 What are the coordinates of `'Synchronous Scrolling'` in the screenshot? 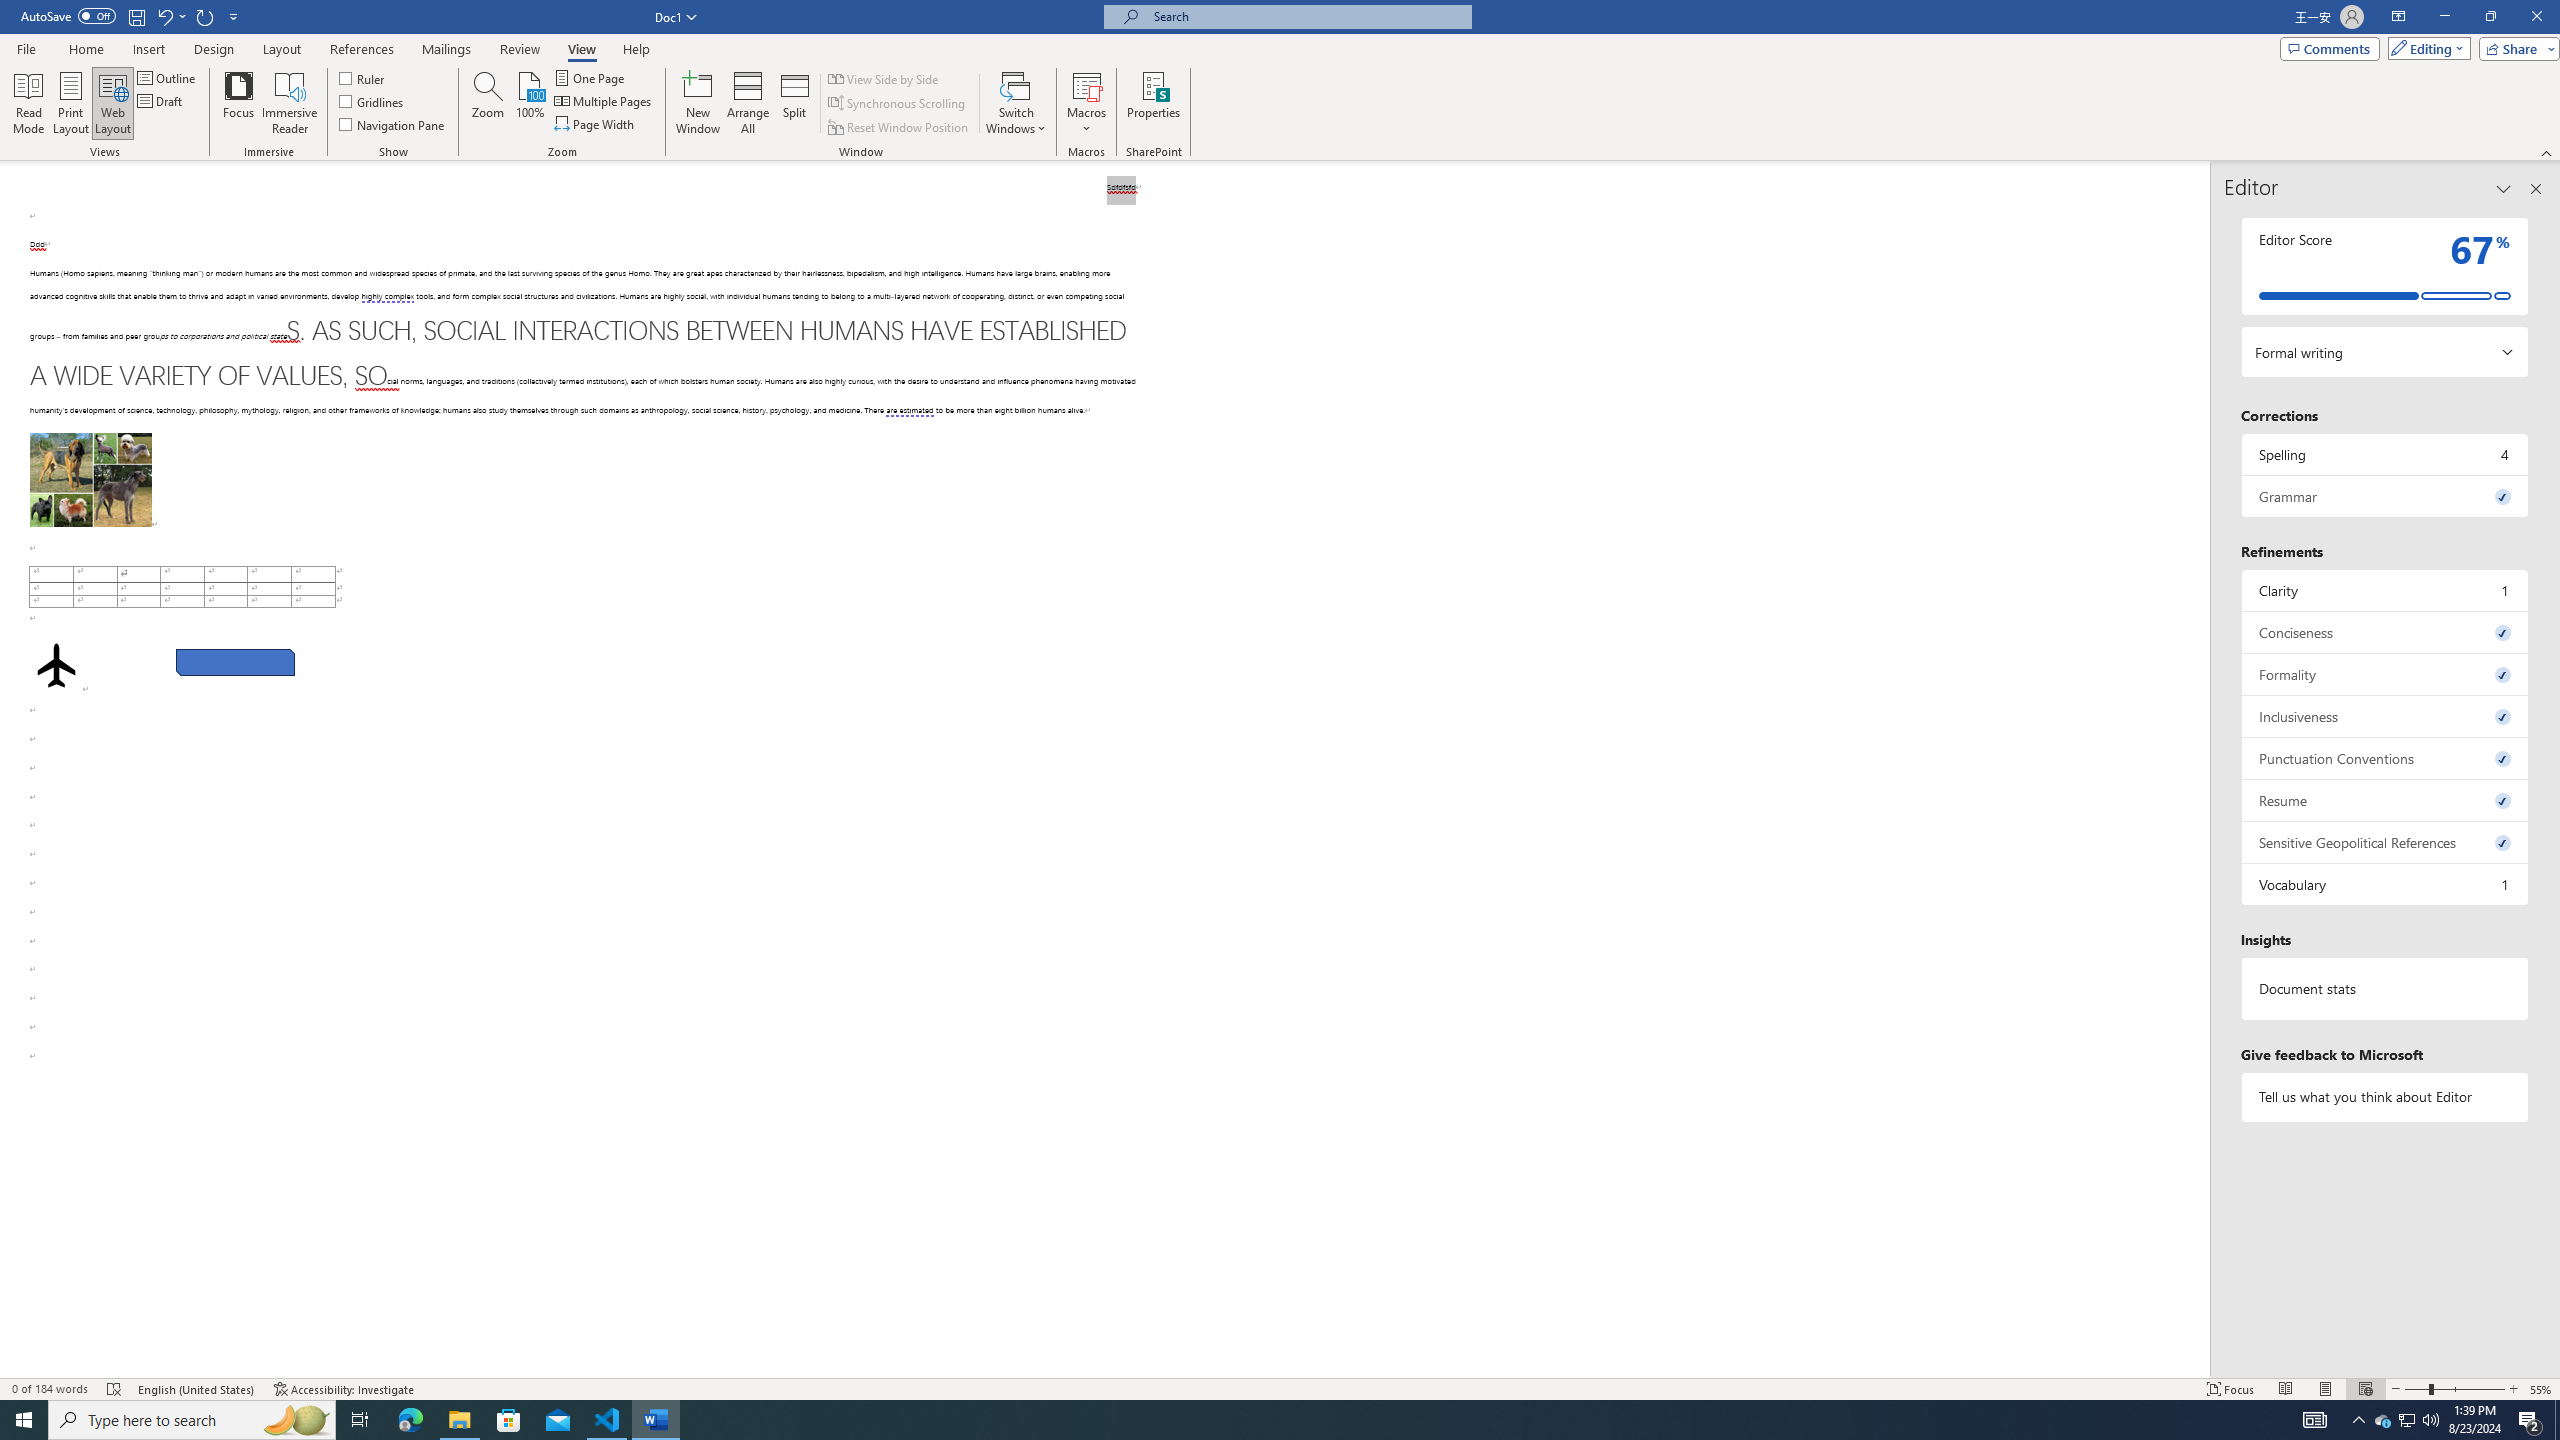 It's located at (897, 103).